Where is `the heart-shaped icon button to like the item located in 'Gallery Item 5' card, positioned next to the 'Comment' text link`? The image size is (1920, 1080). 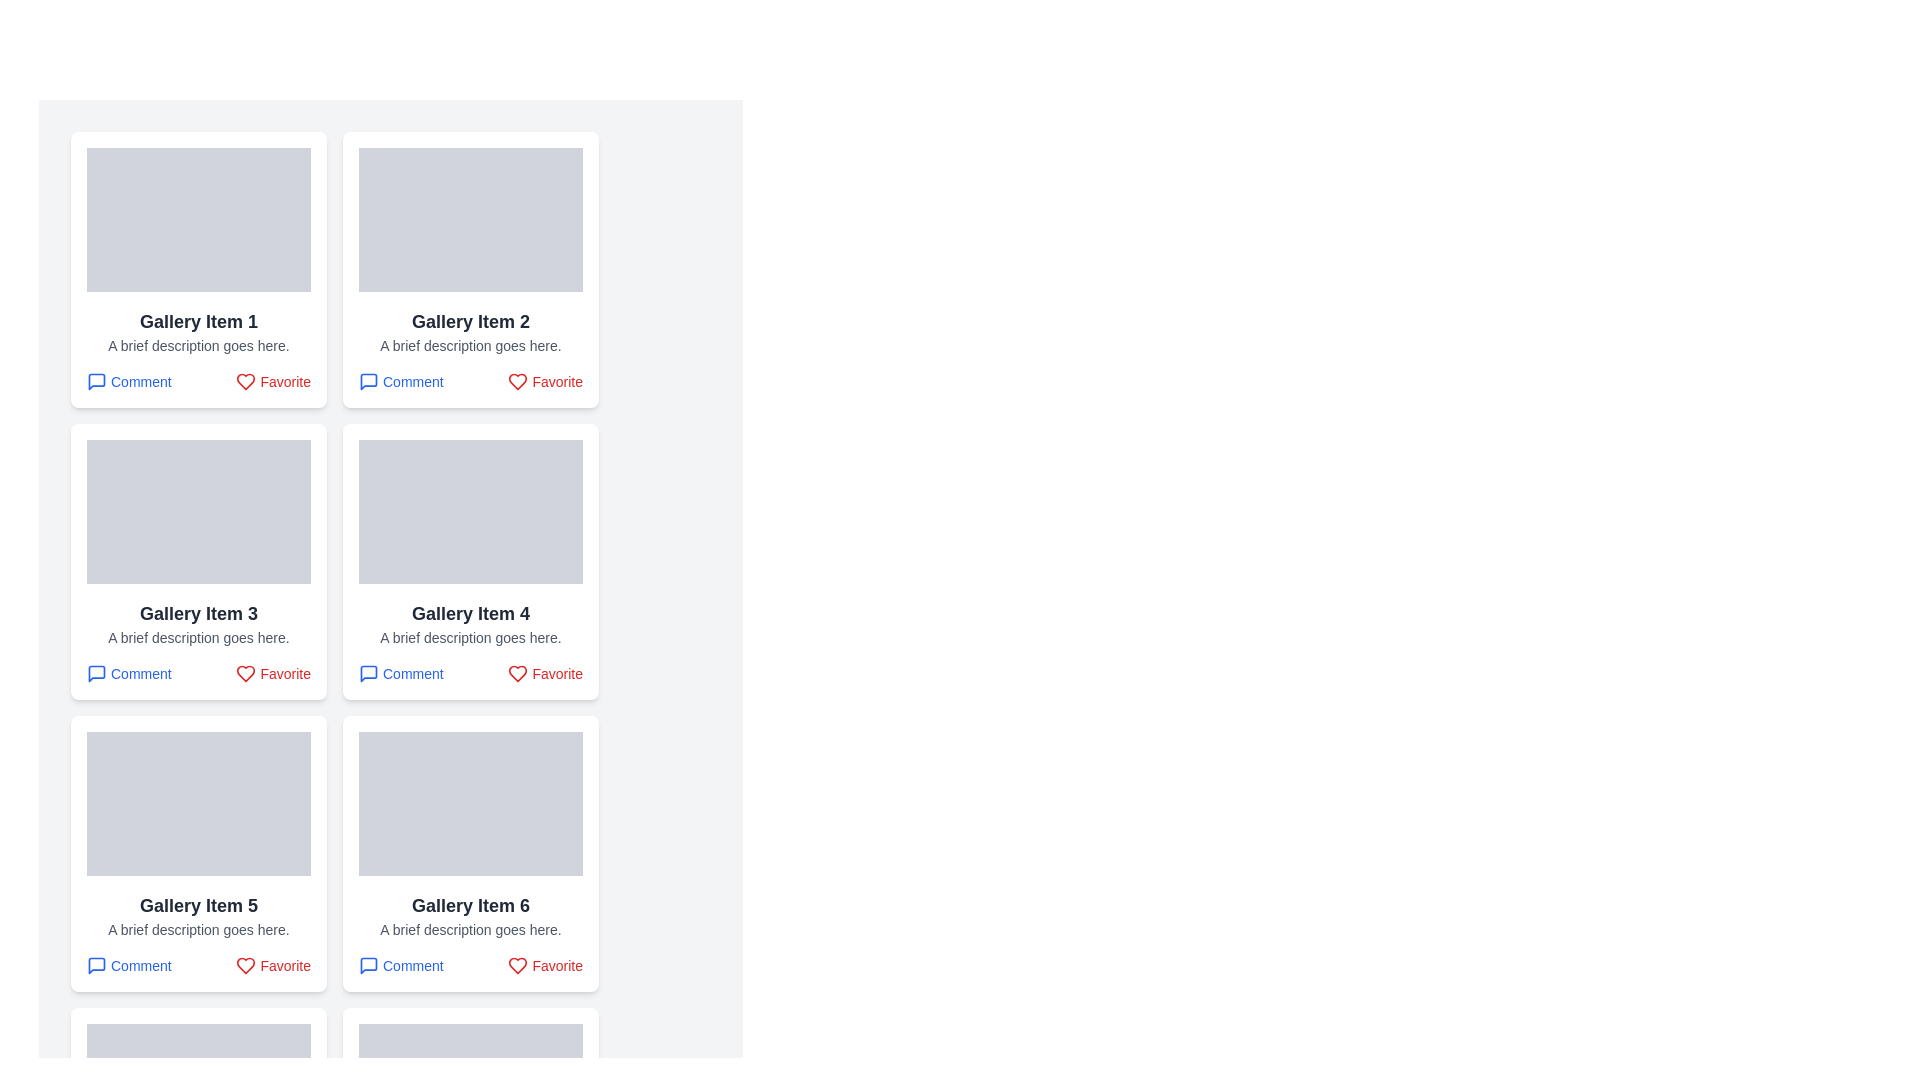 the heart-shaped icon button to like the item located in 'Gallery Item 5' card, positioned next to the 'Comment' text link is located at coordinates (245, 964).